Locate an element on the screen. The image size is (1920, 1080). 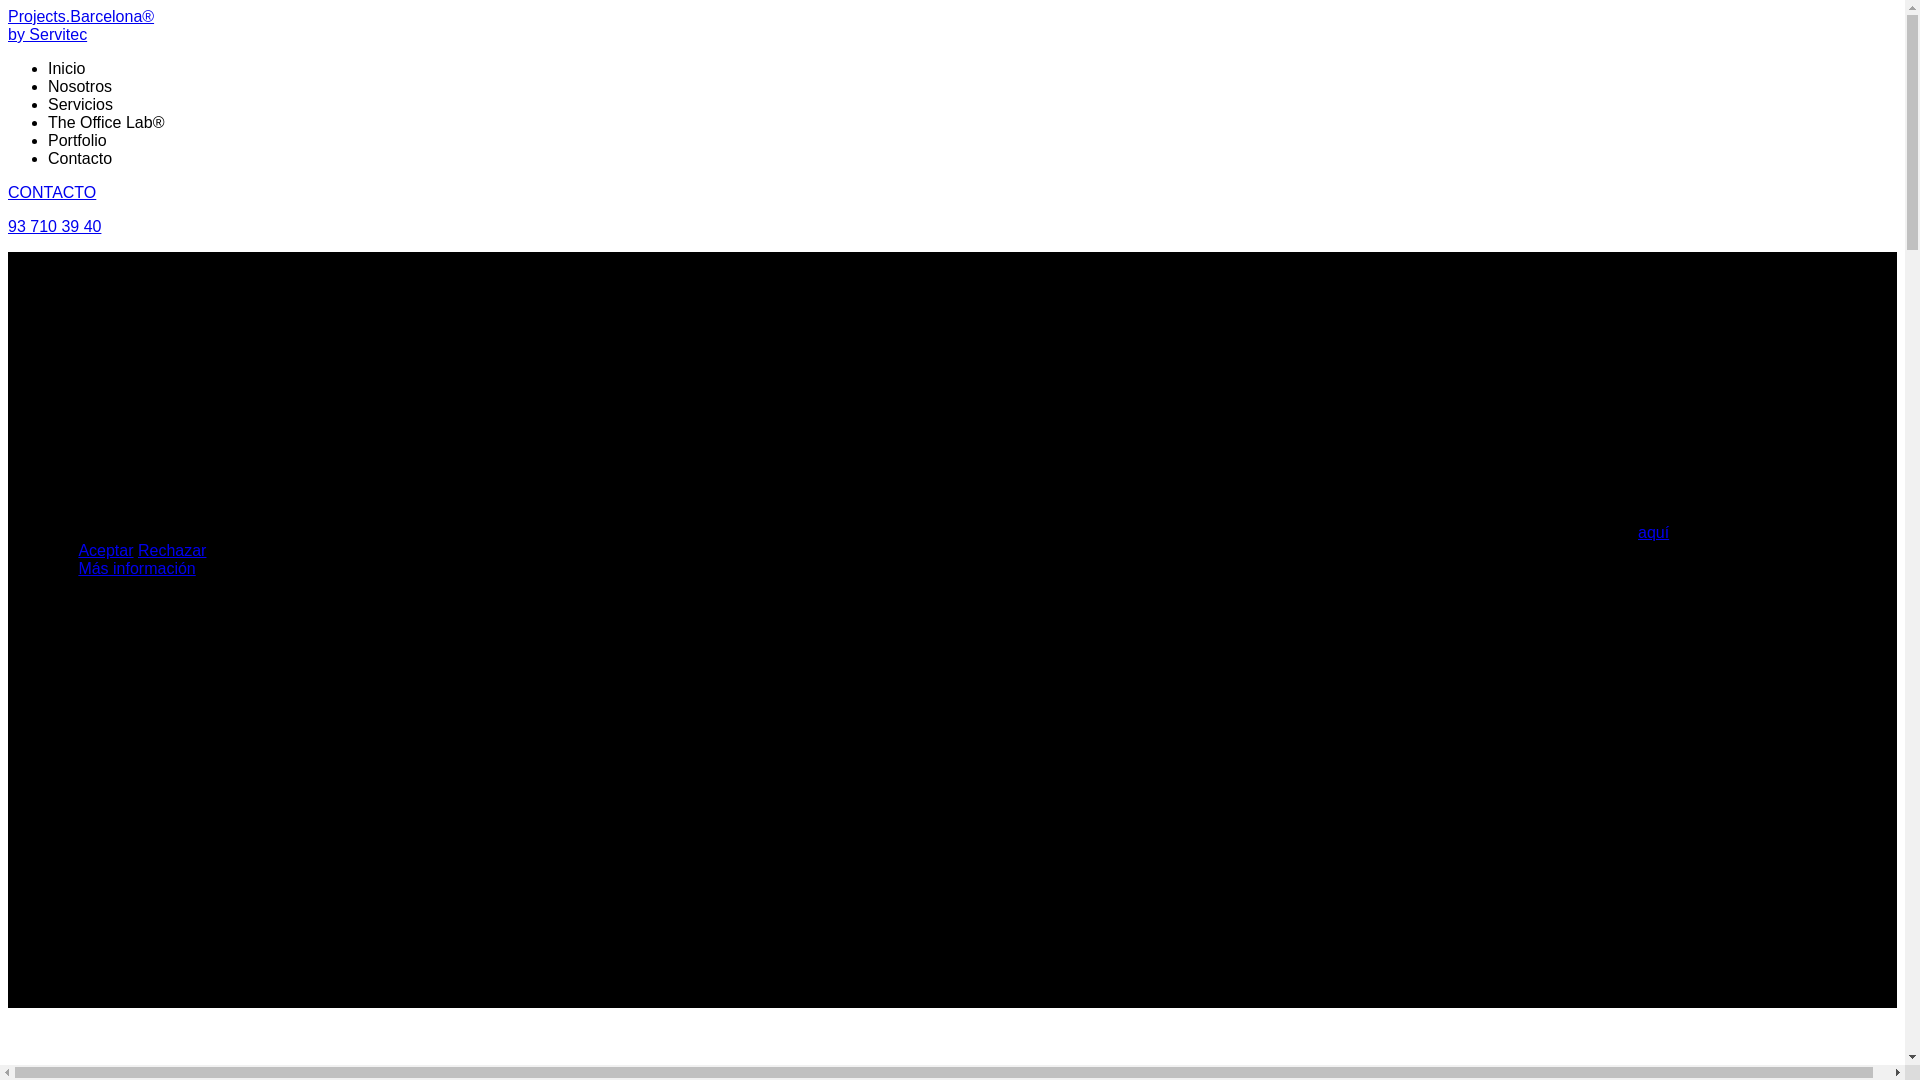
'Portfolio' is located at coordinates (48, 139).